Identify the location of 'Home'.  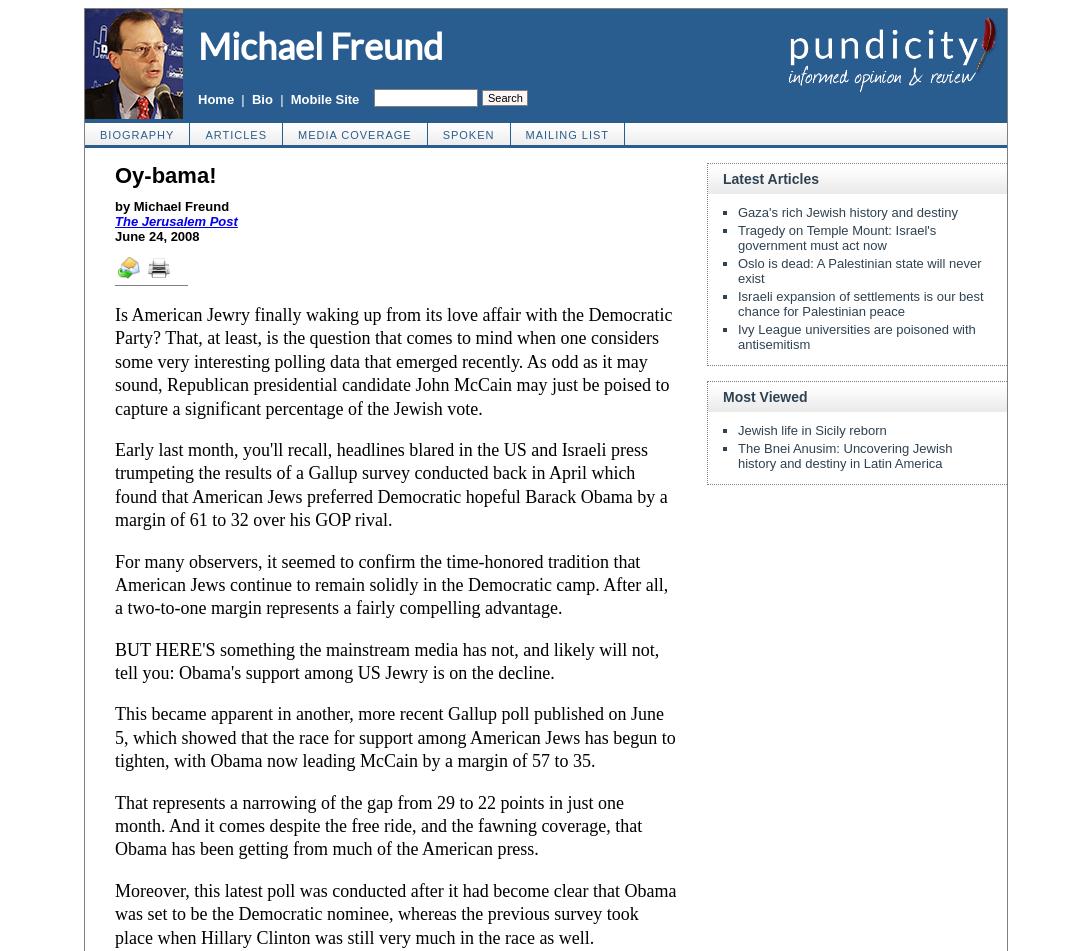
(215, 99).